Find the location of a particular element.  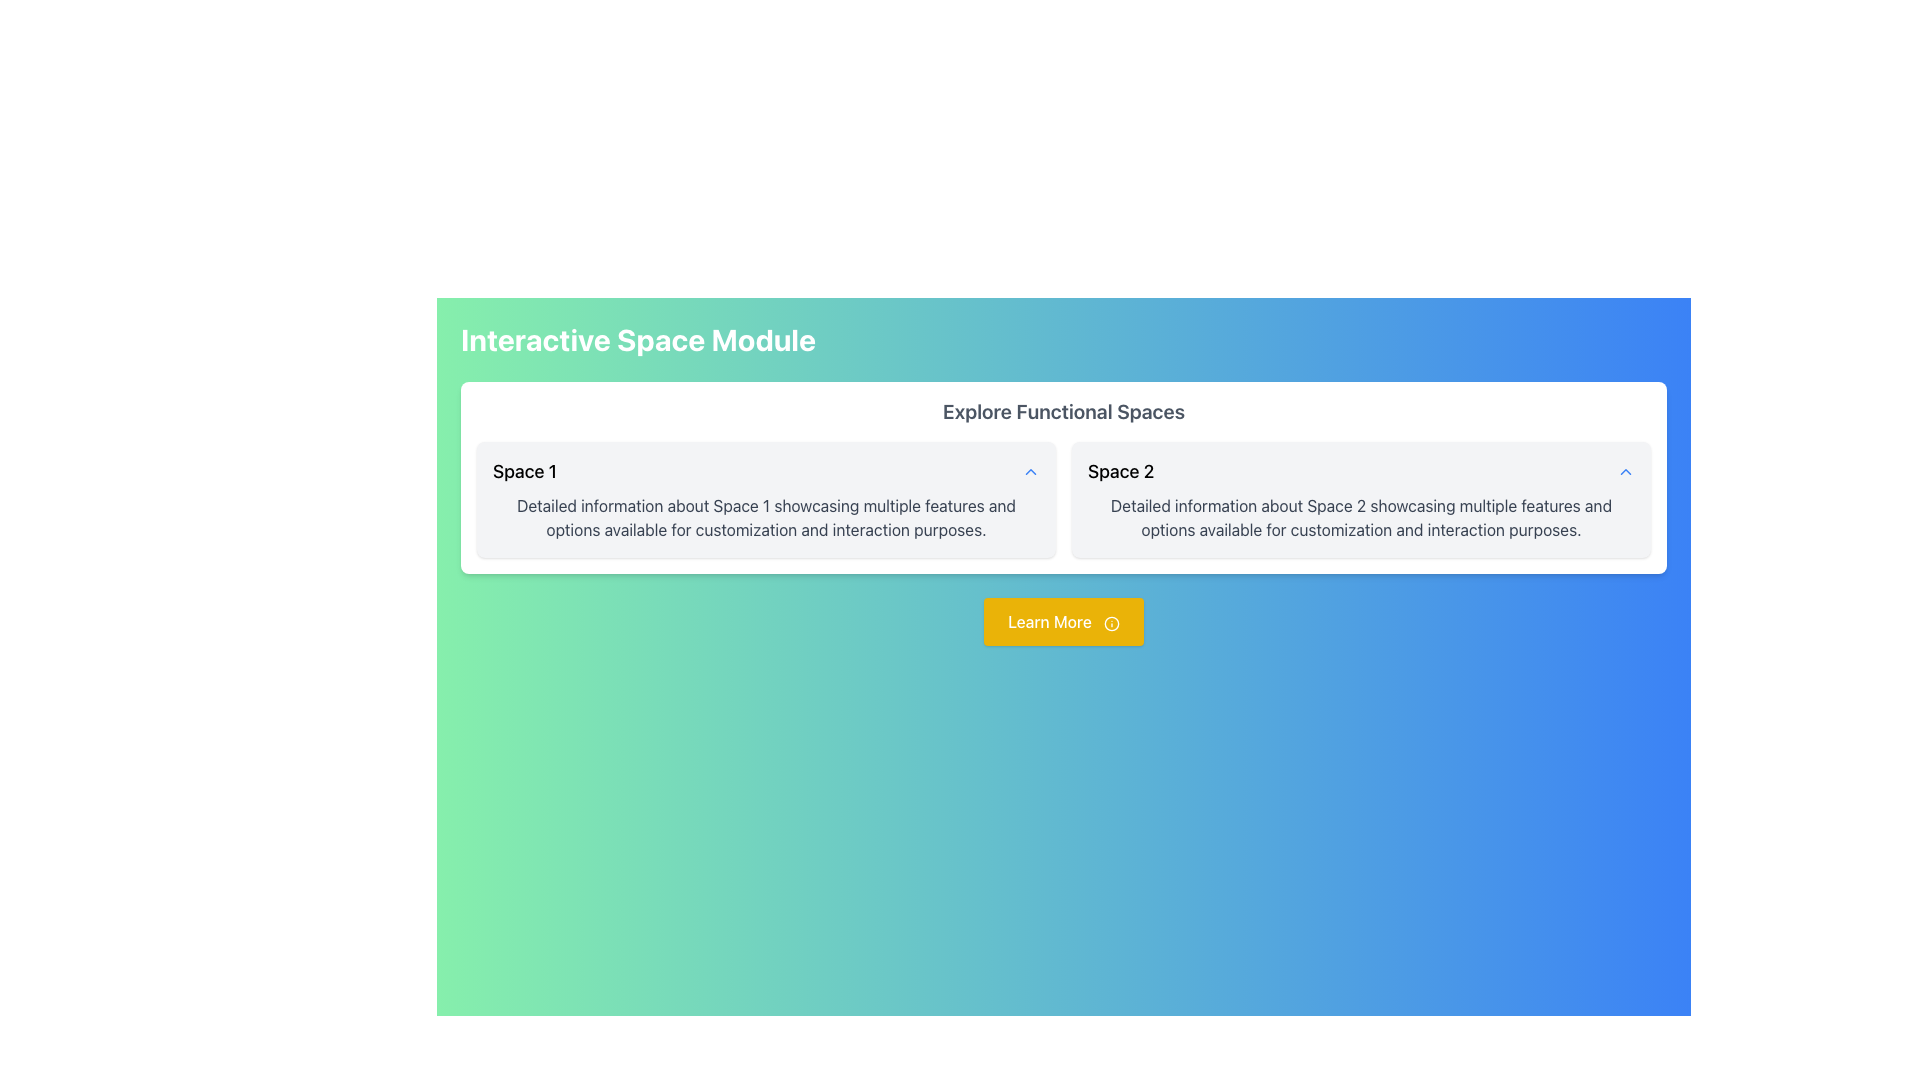

the Icon Button in the upper-right corner of 'Space 1' to interact and collapse or expand additional details is located at coordinates (1031, 471).